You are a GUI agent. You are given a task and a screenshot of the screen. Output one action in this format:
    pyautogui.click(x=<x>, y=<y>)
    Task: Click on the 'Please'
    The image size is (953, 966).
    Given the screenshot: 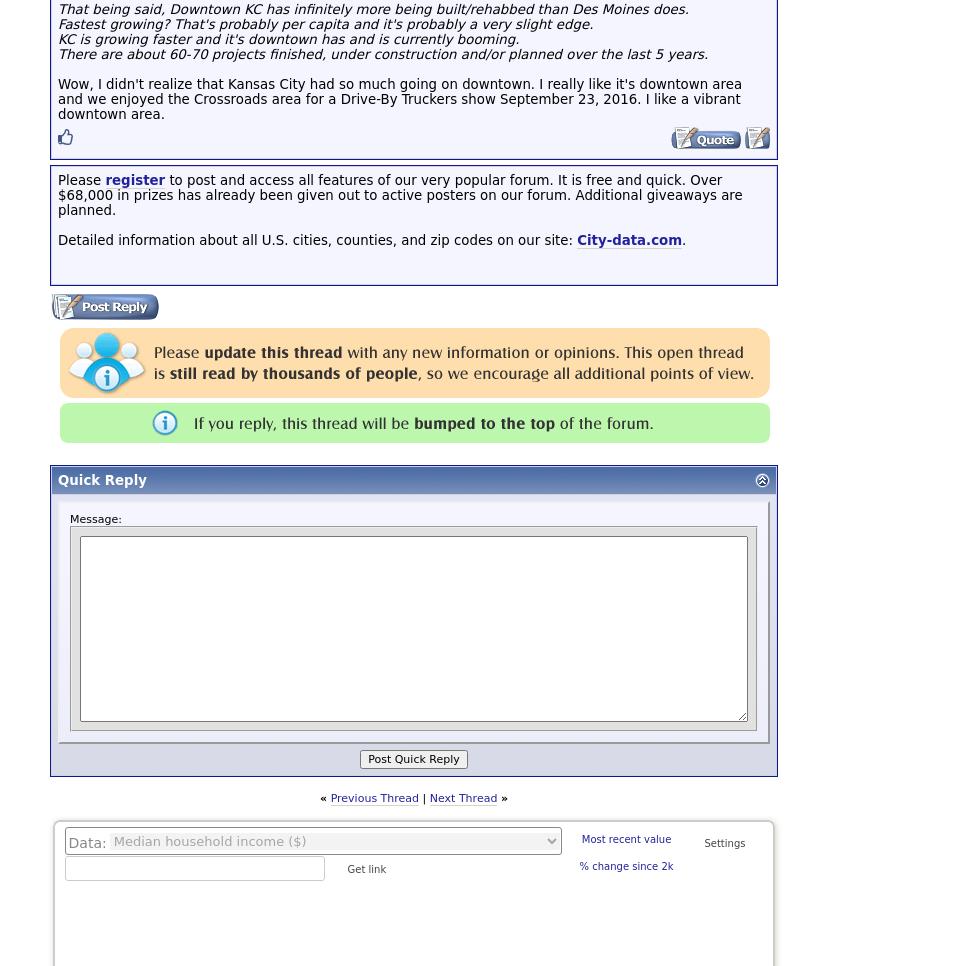 What is the action you would take?
    pyautogui.click(x=80, y=179)
    